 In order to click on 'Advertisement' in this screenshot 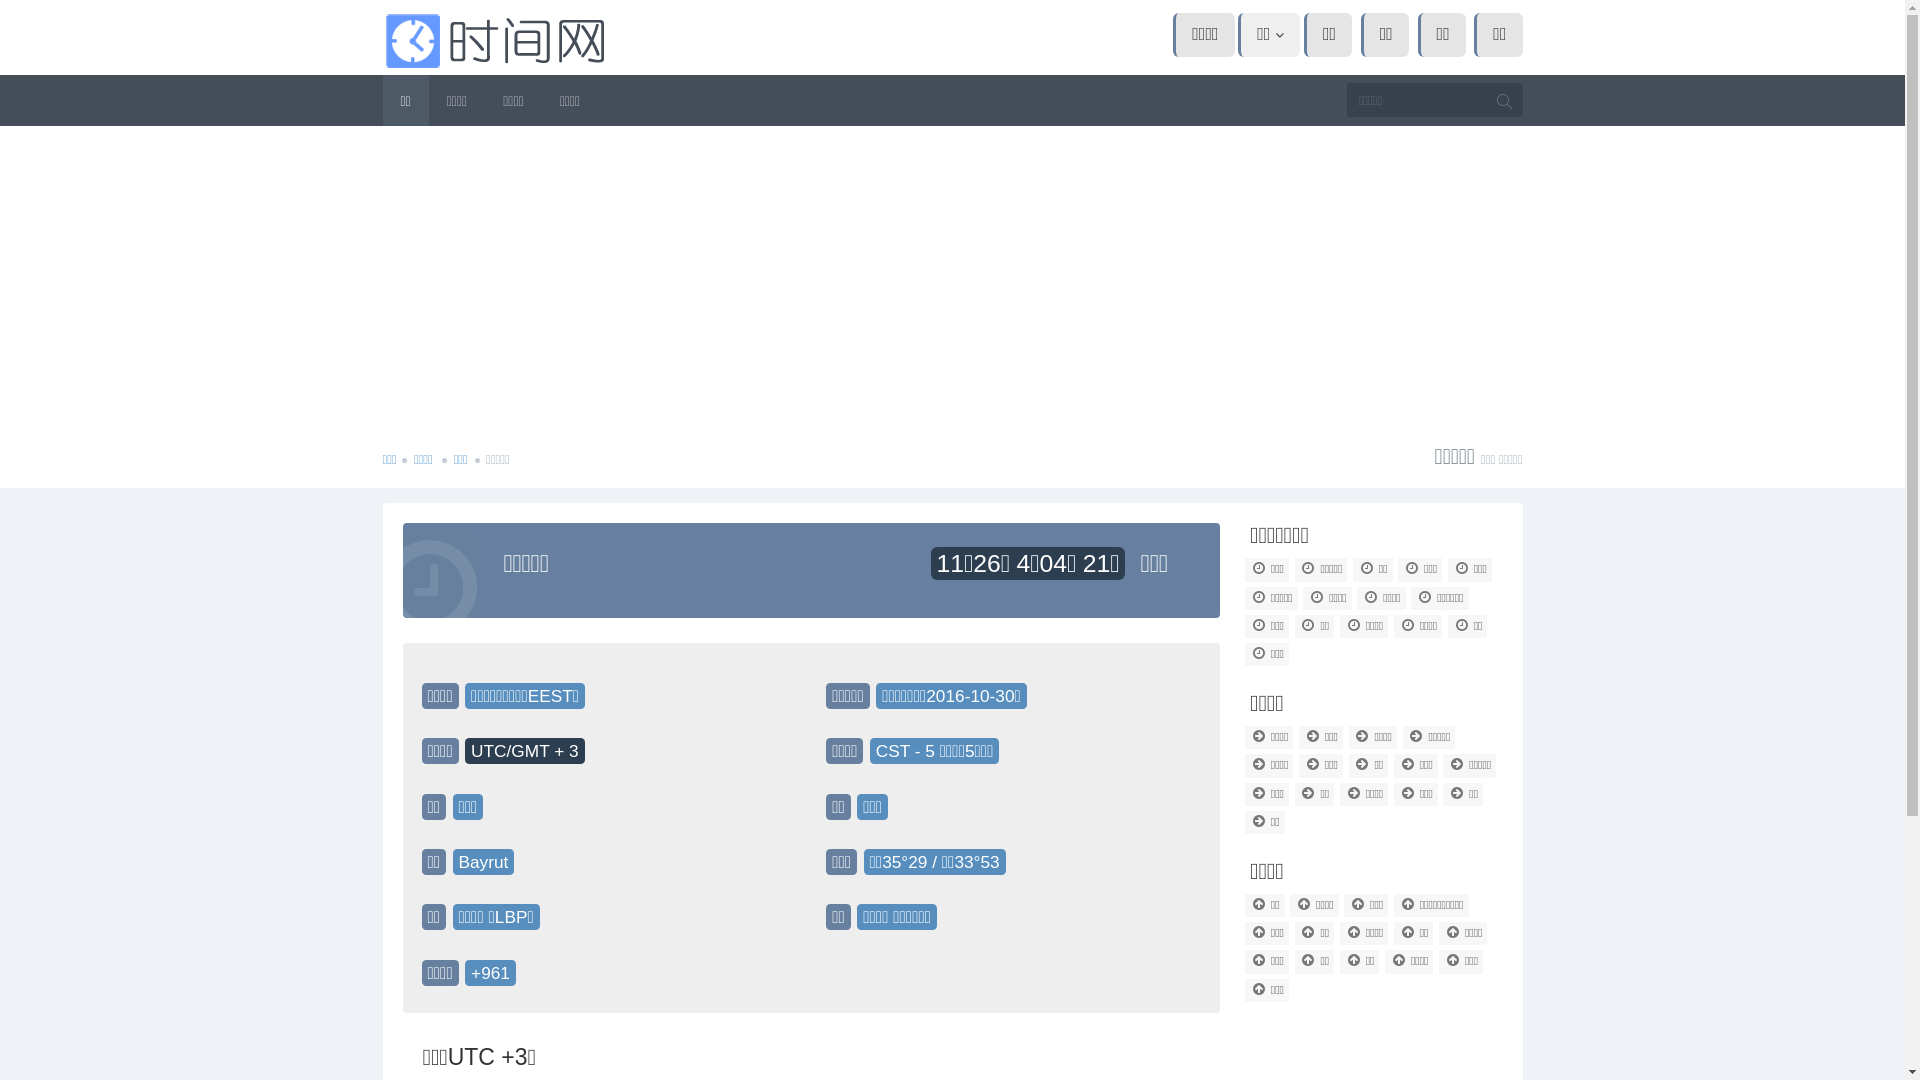, I will do `click(950, 276)`.